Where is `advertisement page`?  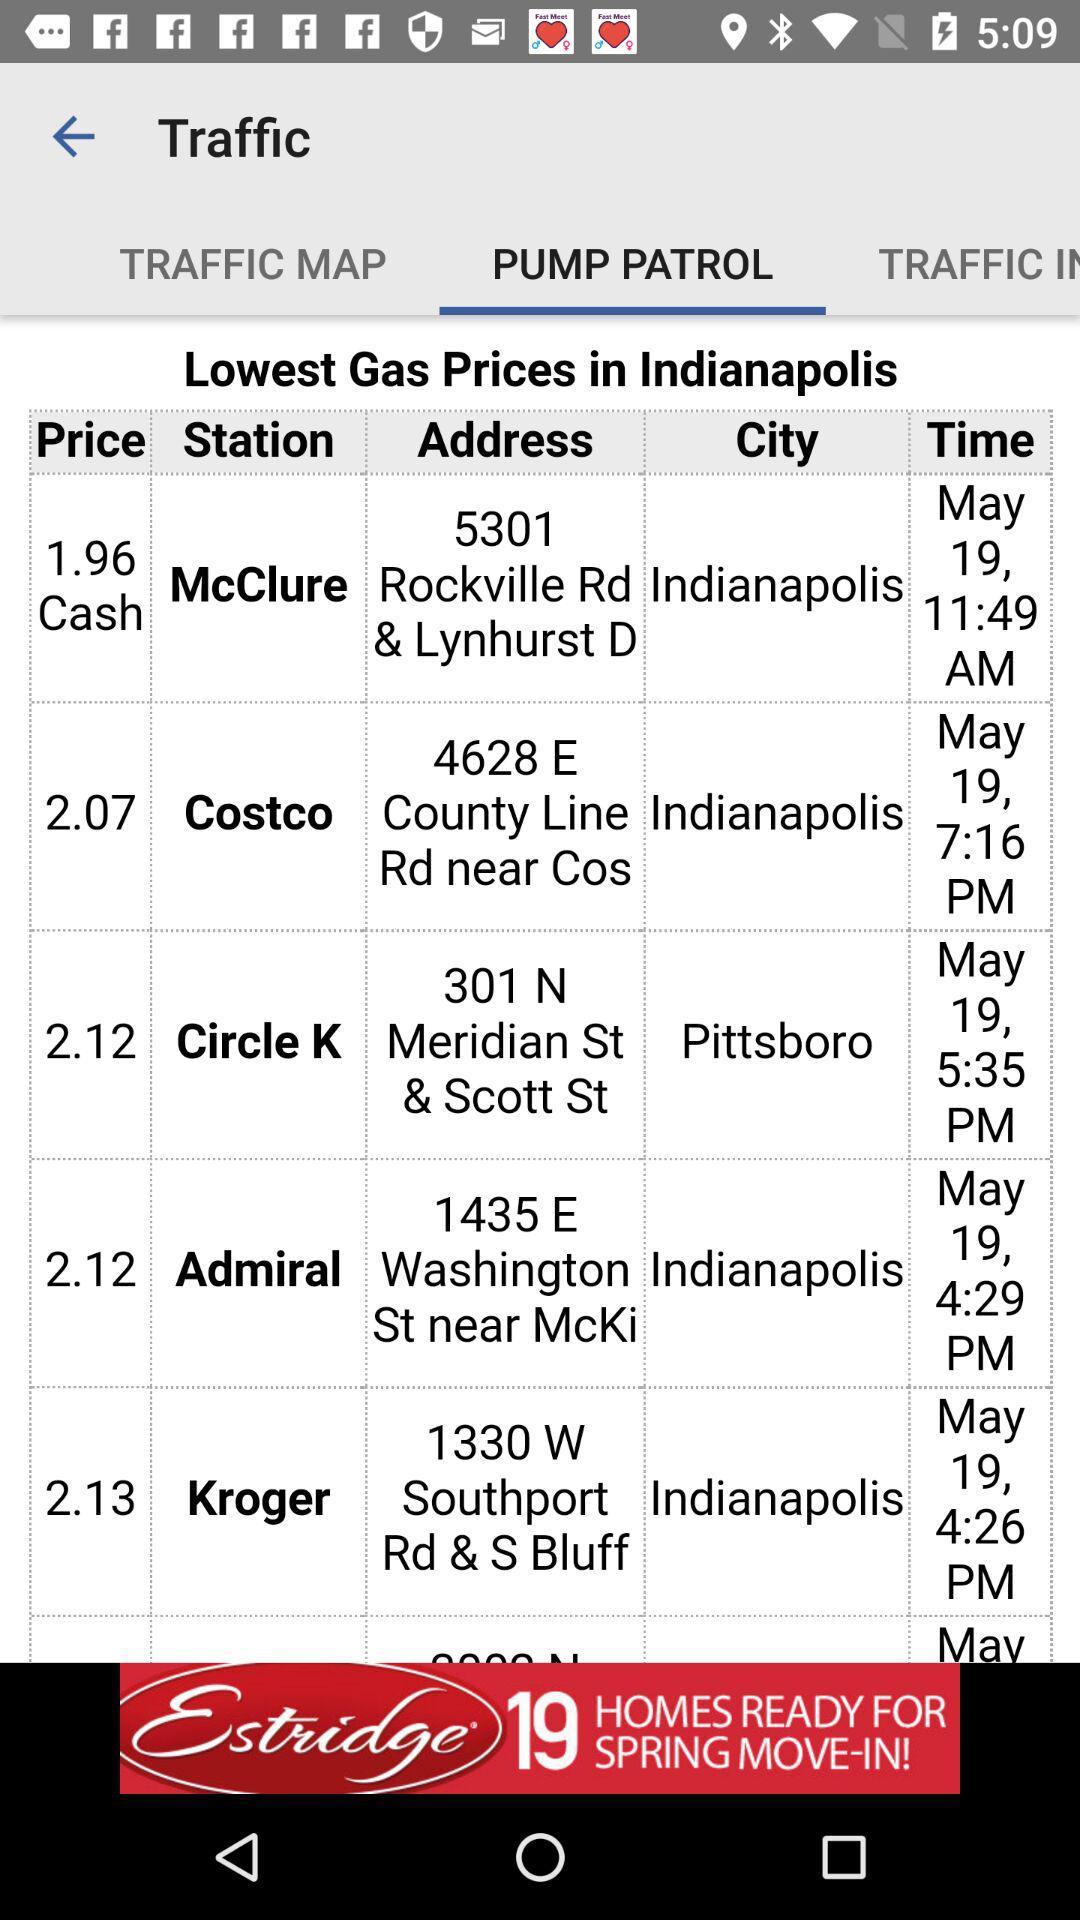 advertisement page is located at coordinates (540, 988).